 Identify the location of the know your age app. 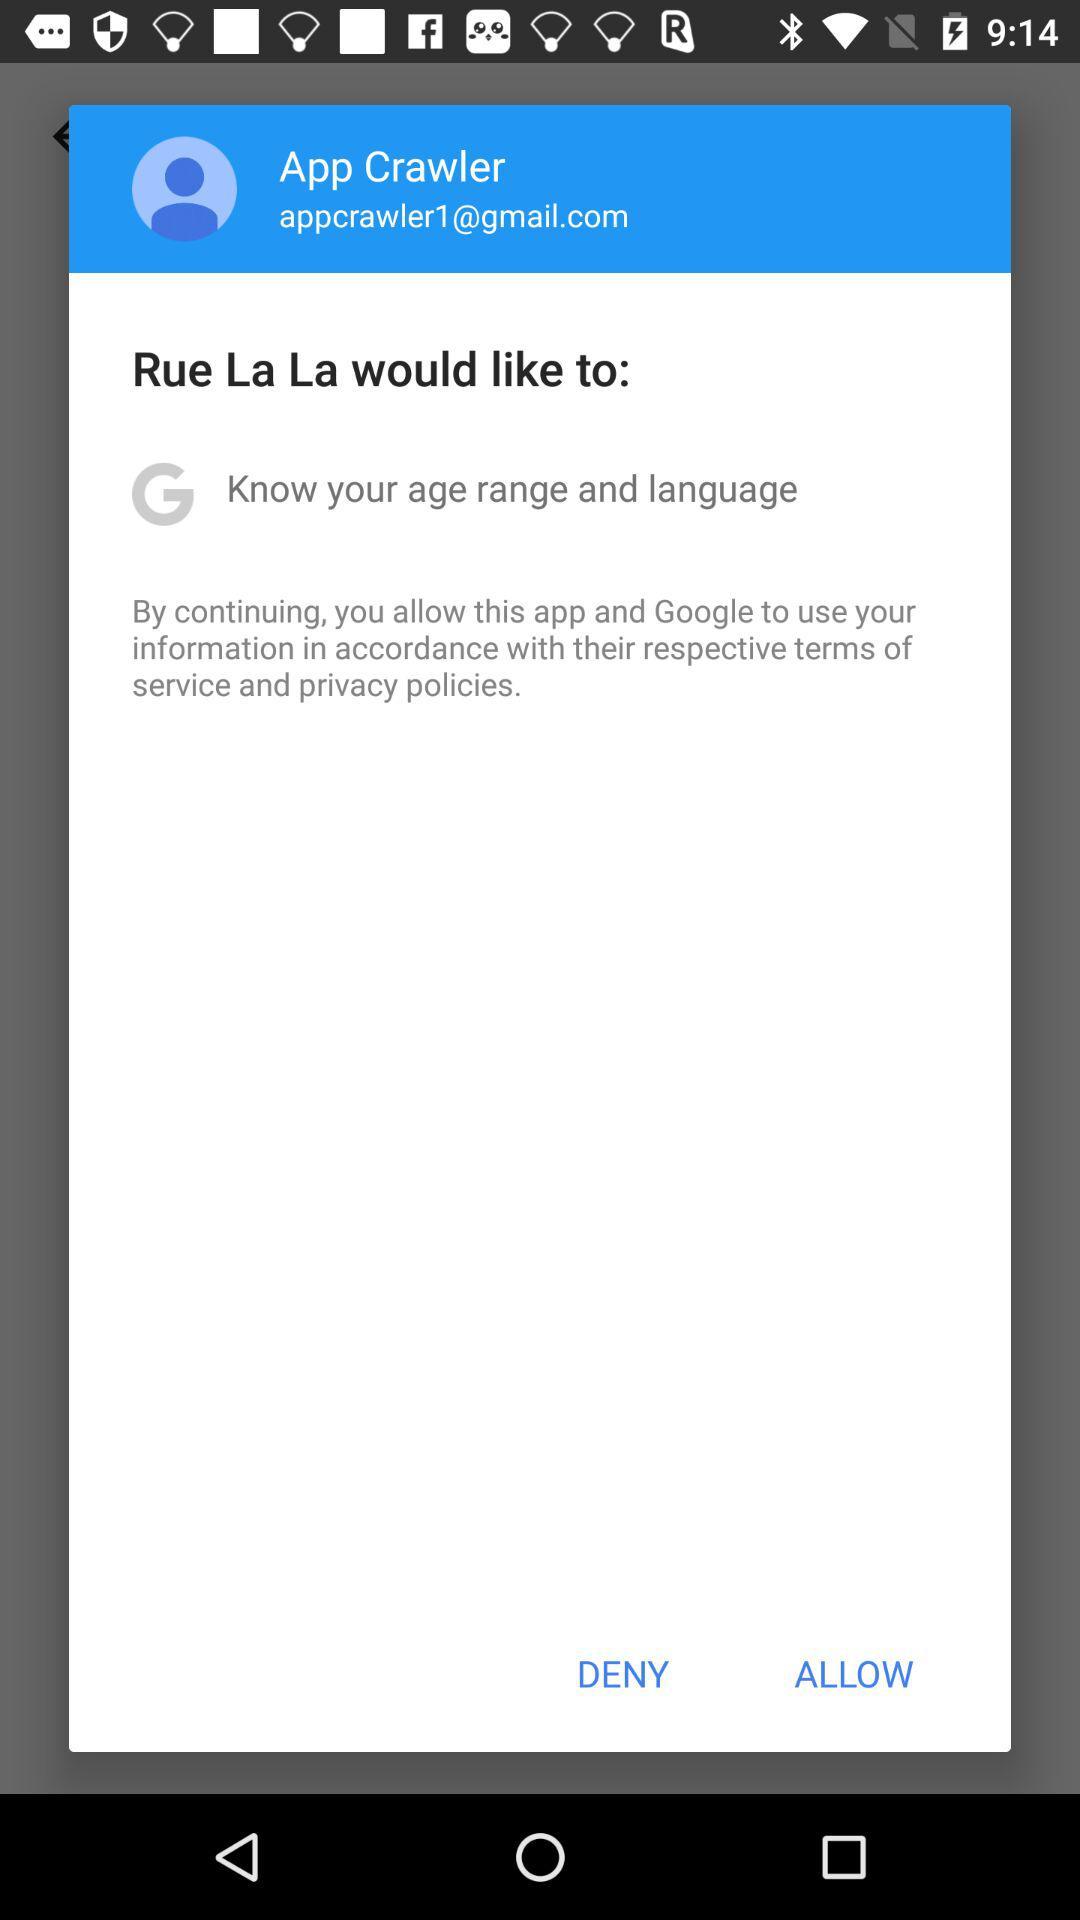
(511, 487).